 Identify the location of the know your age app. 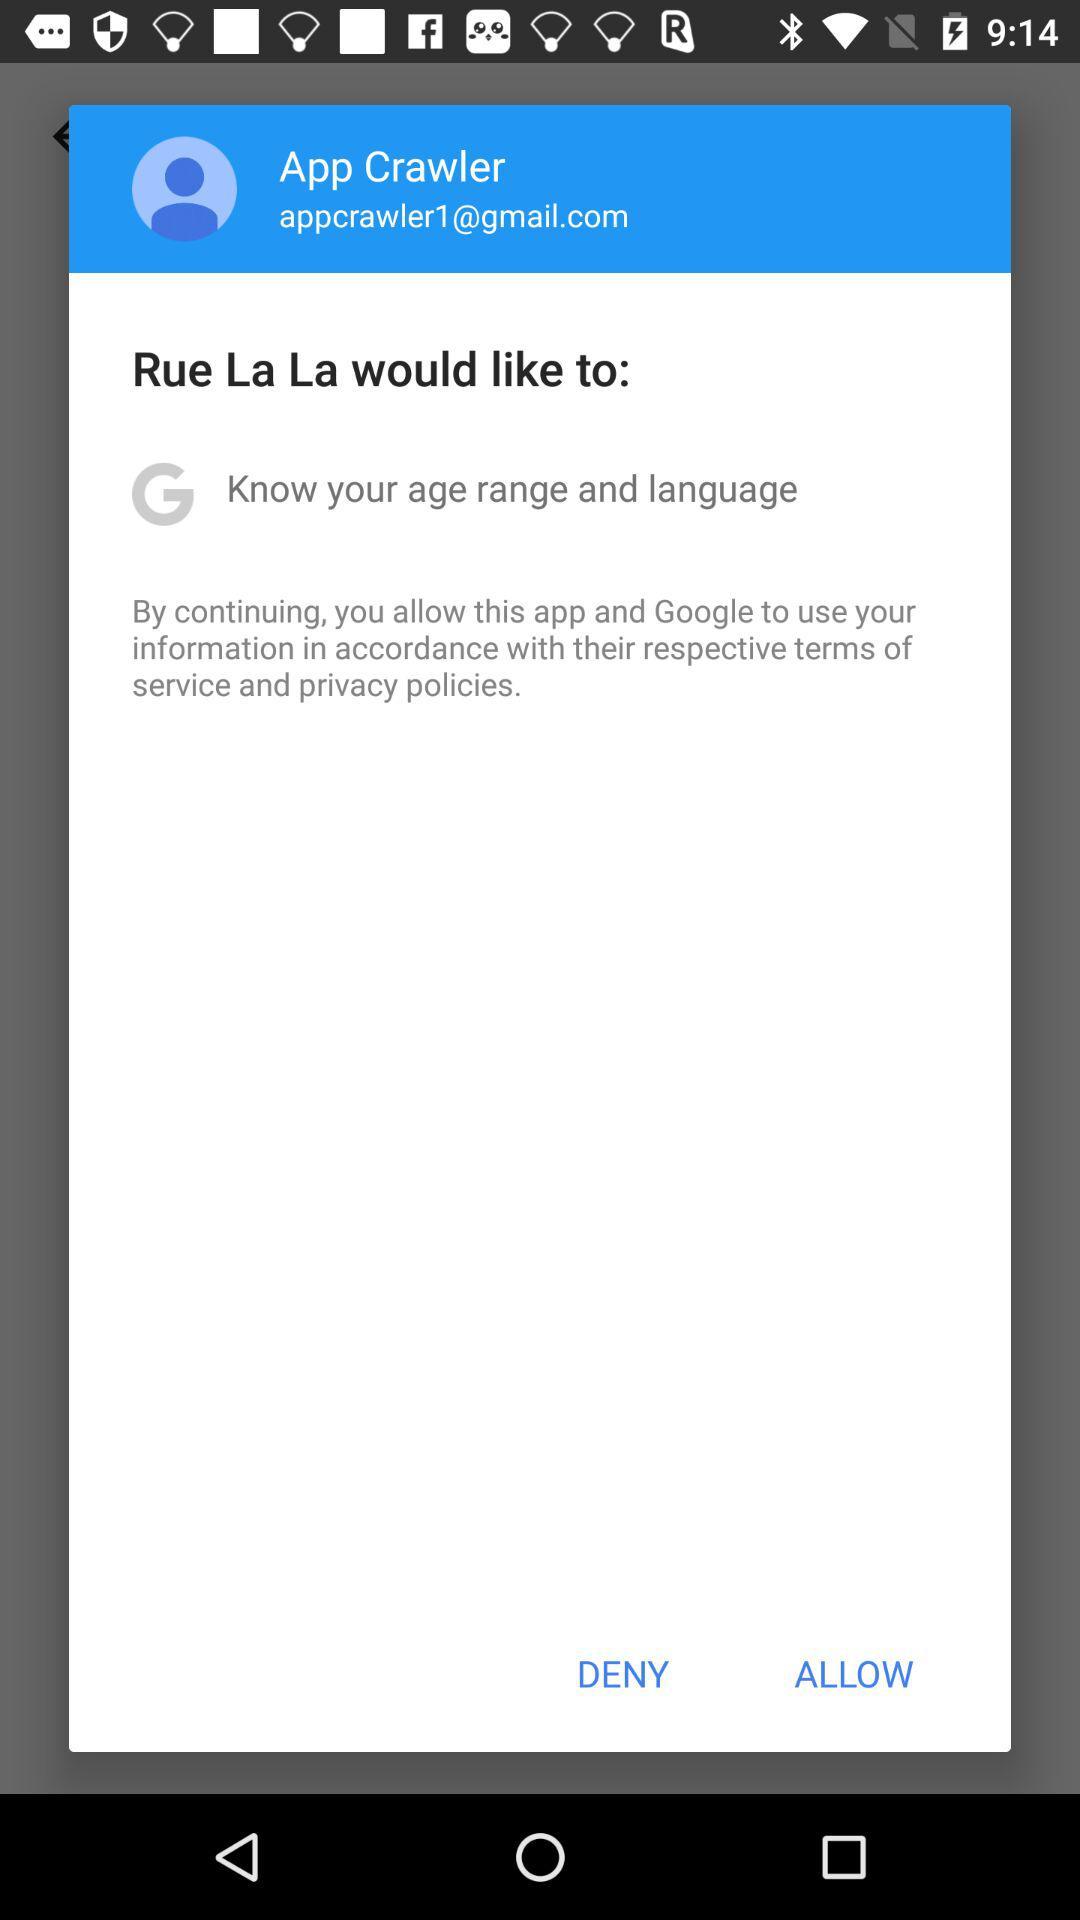
(511, 487).